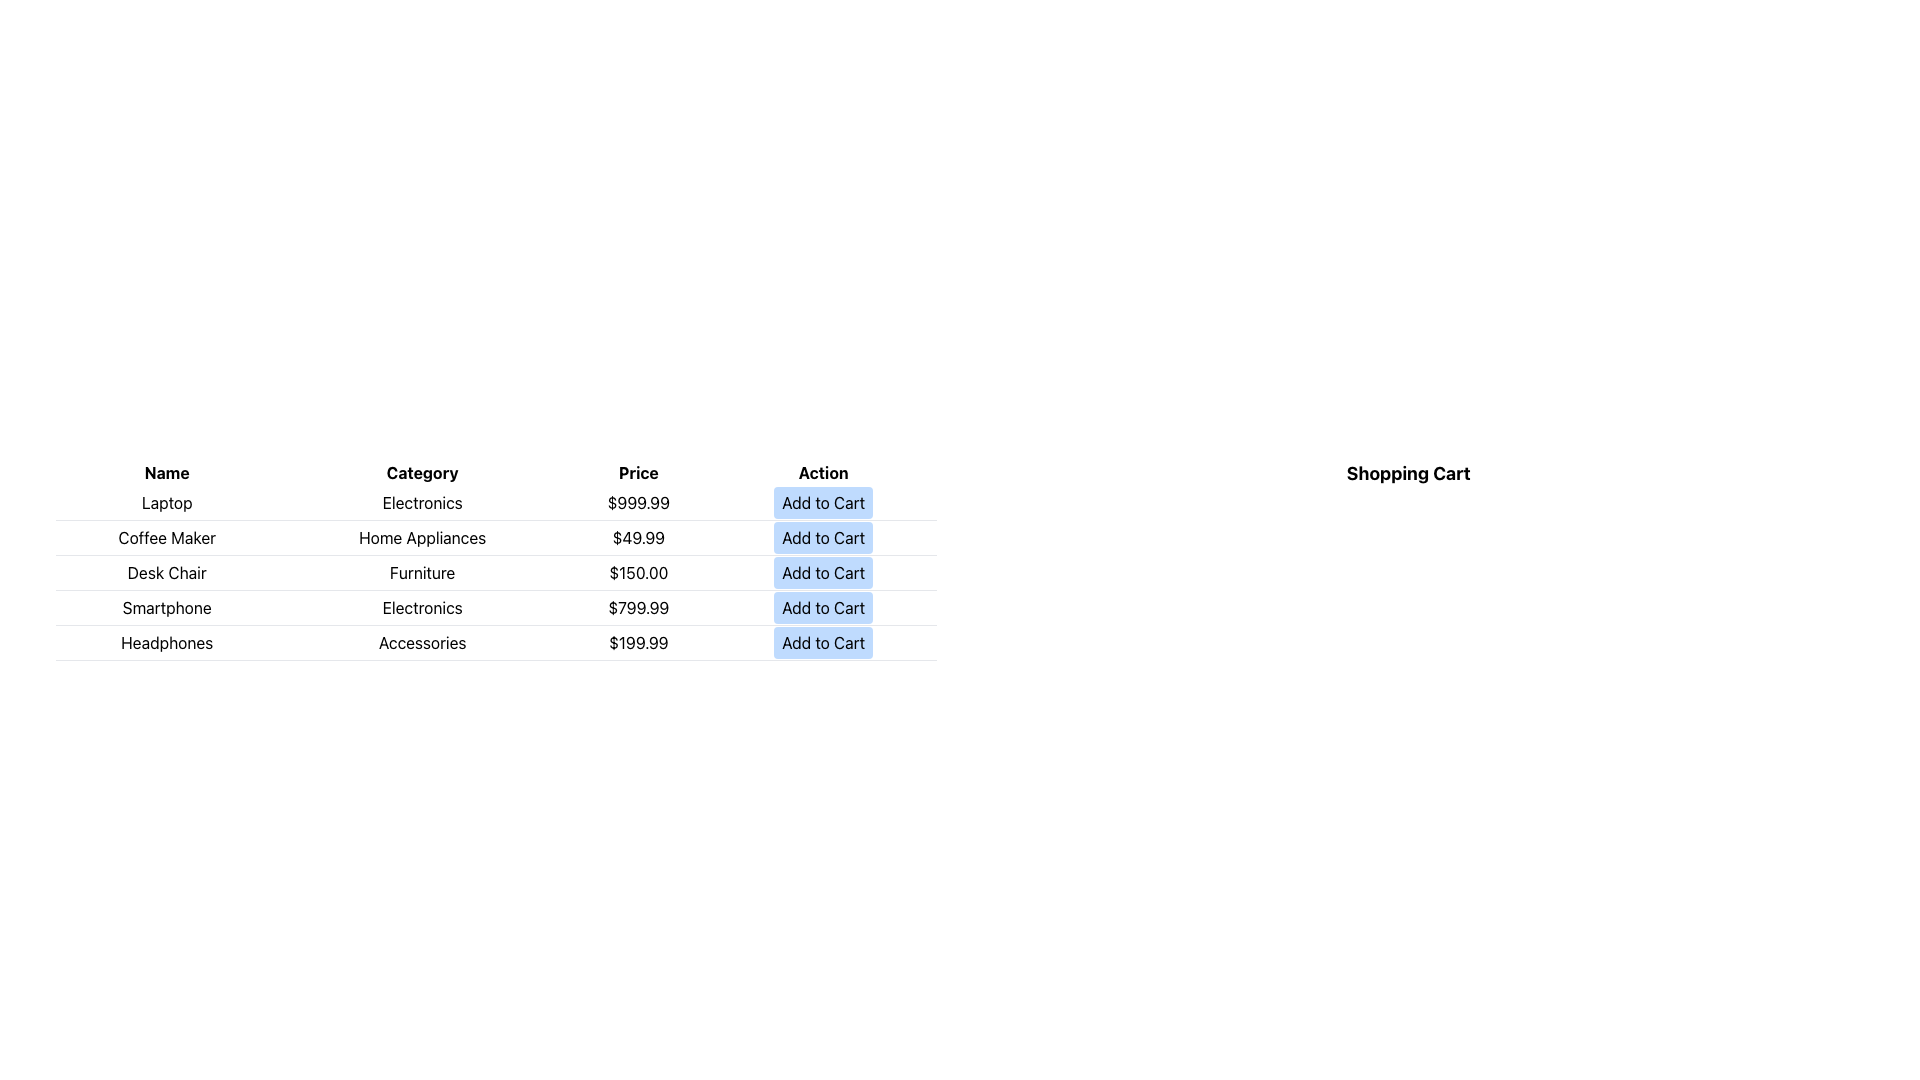 The height and width of the screenshot is (1080, 1920). Describe the element at coordinates (167, 502) in the screenshot. I see `the Text Label in the first row under the 'Name' column that describes the 'Electronics' category` at that location.